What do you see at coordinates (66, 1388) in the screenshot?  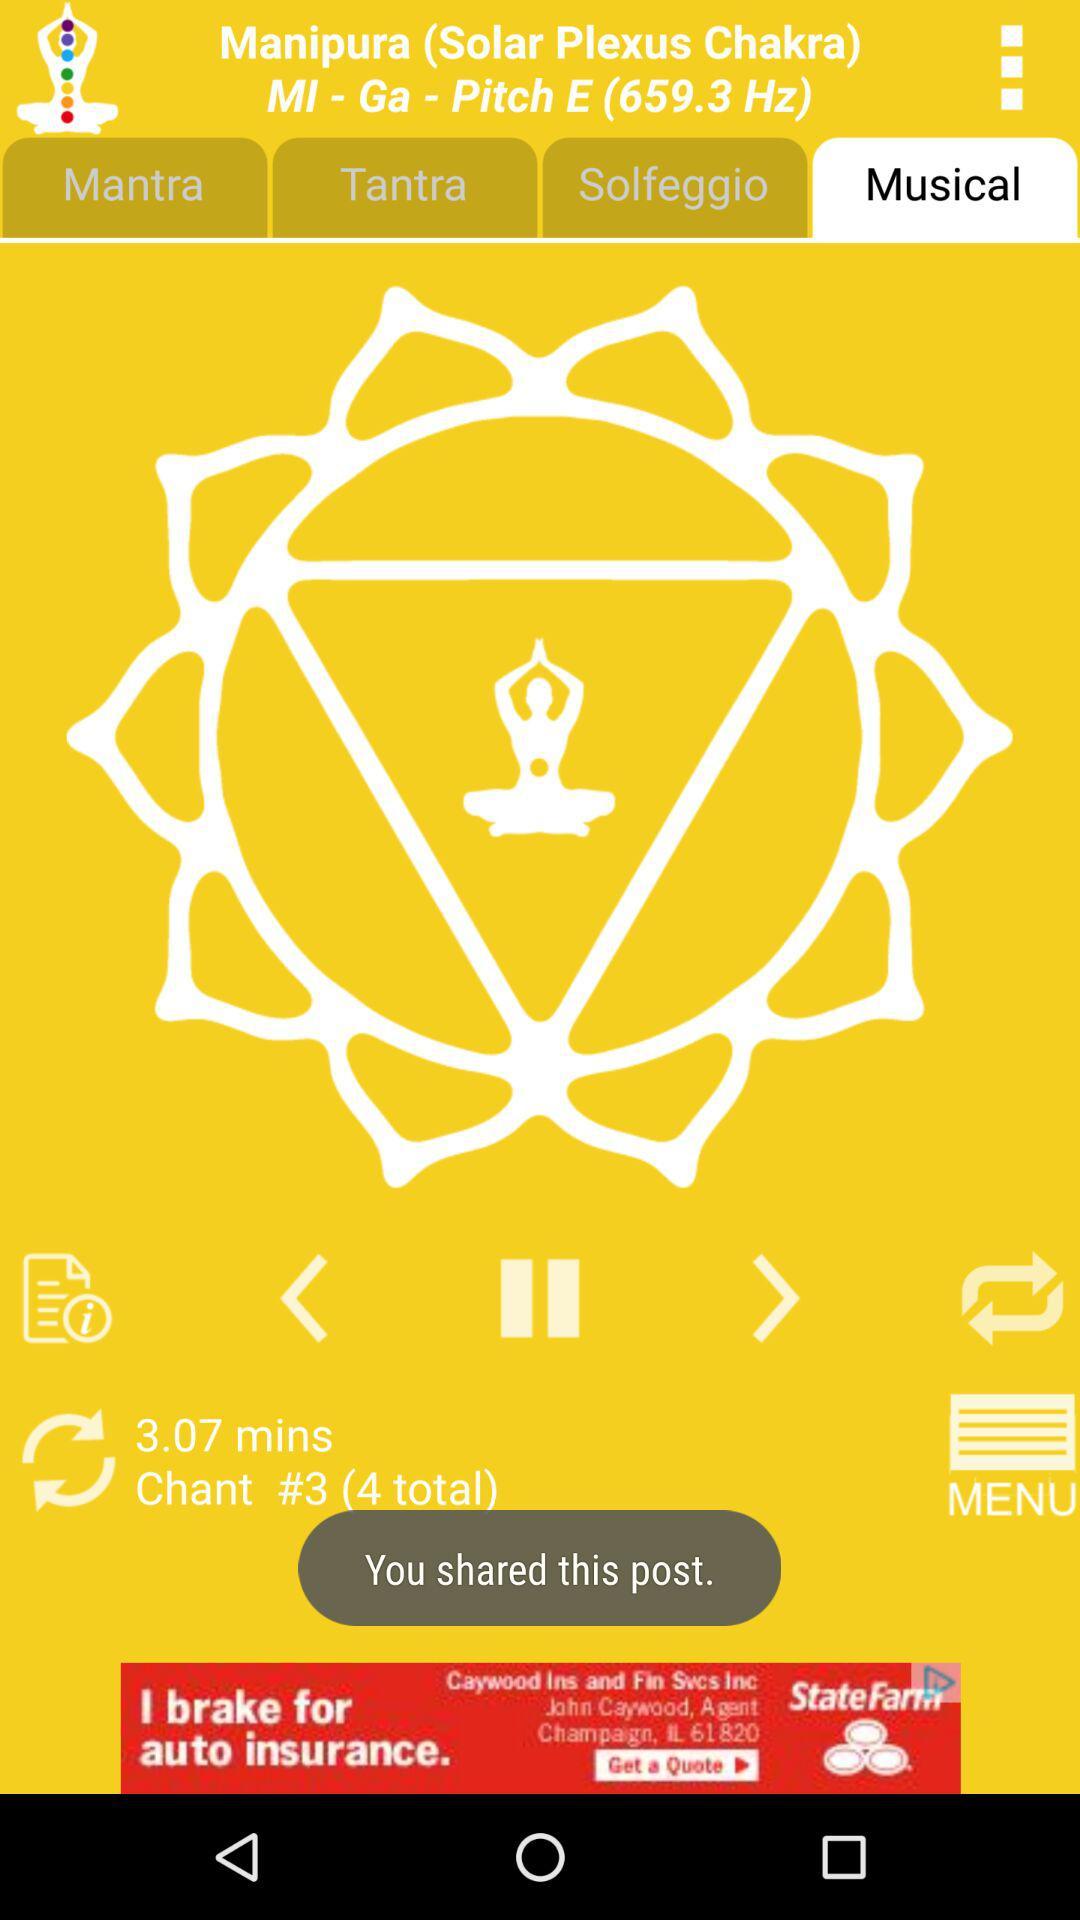 I see `the description icon` at bounding box center [66, 1388].